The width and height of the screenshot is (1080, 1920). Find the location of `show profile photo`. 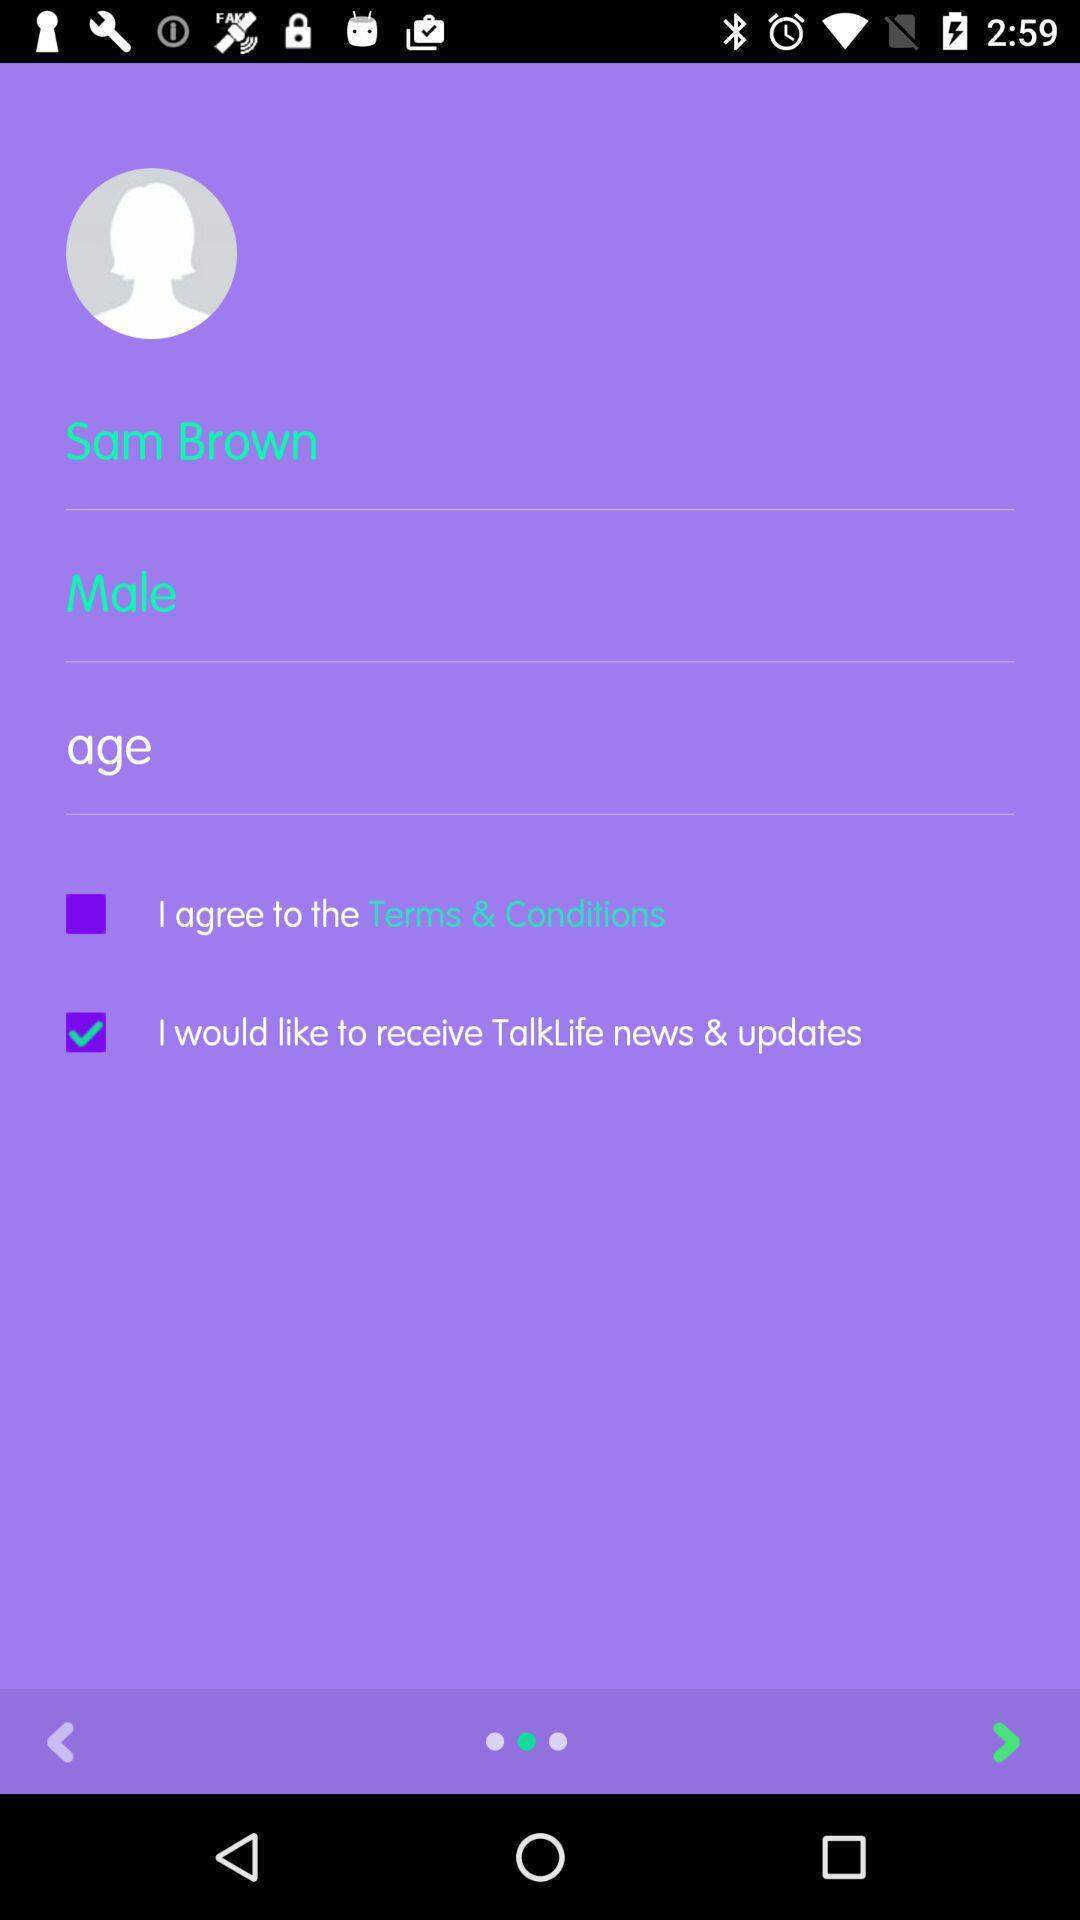

show profile photo is located at coordinates (150, 252).